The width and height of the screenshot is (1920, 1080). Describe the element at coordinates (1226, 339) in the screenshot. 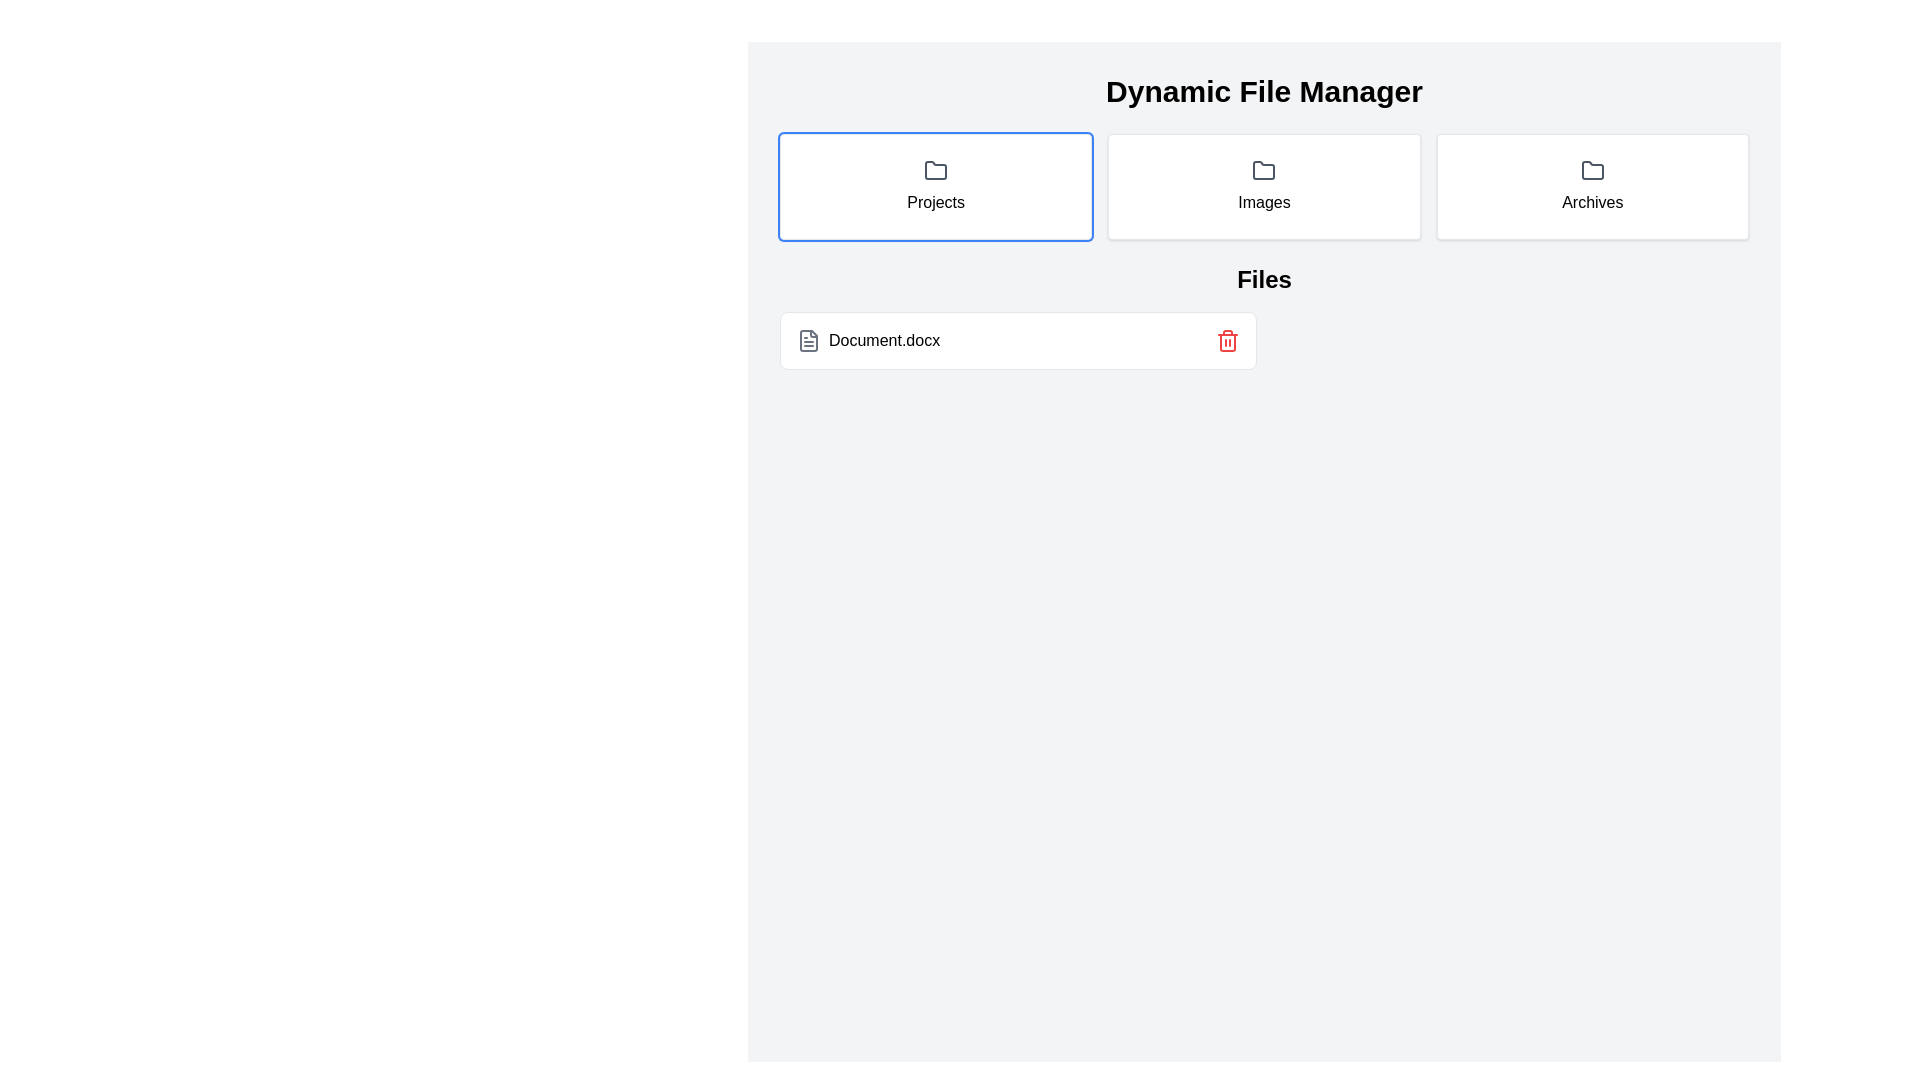

I see `the red trash bin icon button located in the rightmost segment of the row containing the text 'Document.docx'` at that location.